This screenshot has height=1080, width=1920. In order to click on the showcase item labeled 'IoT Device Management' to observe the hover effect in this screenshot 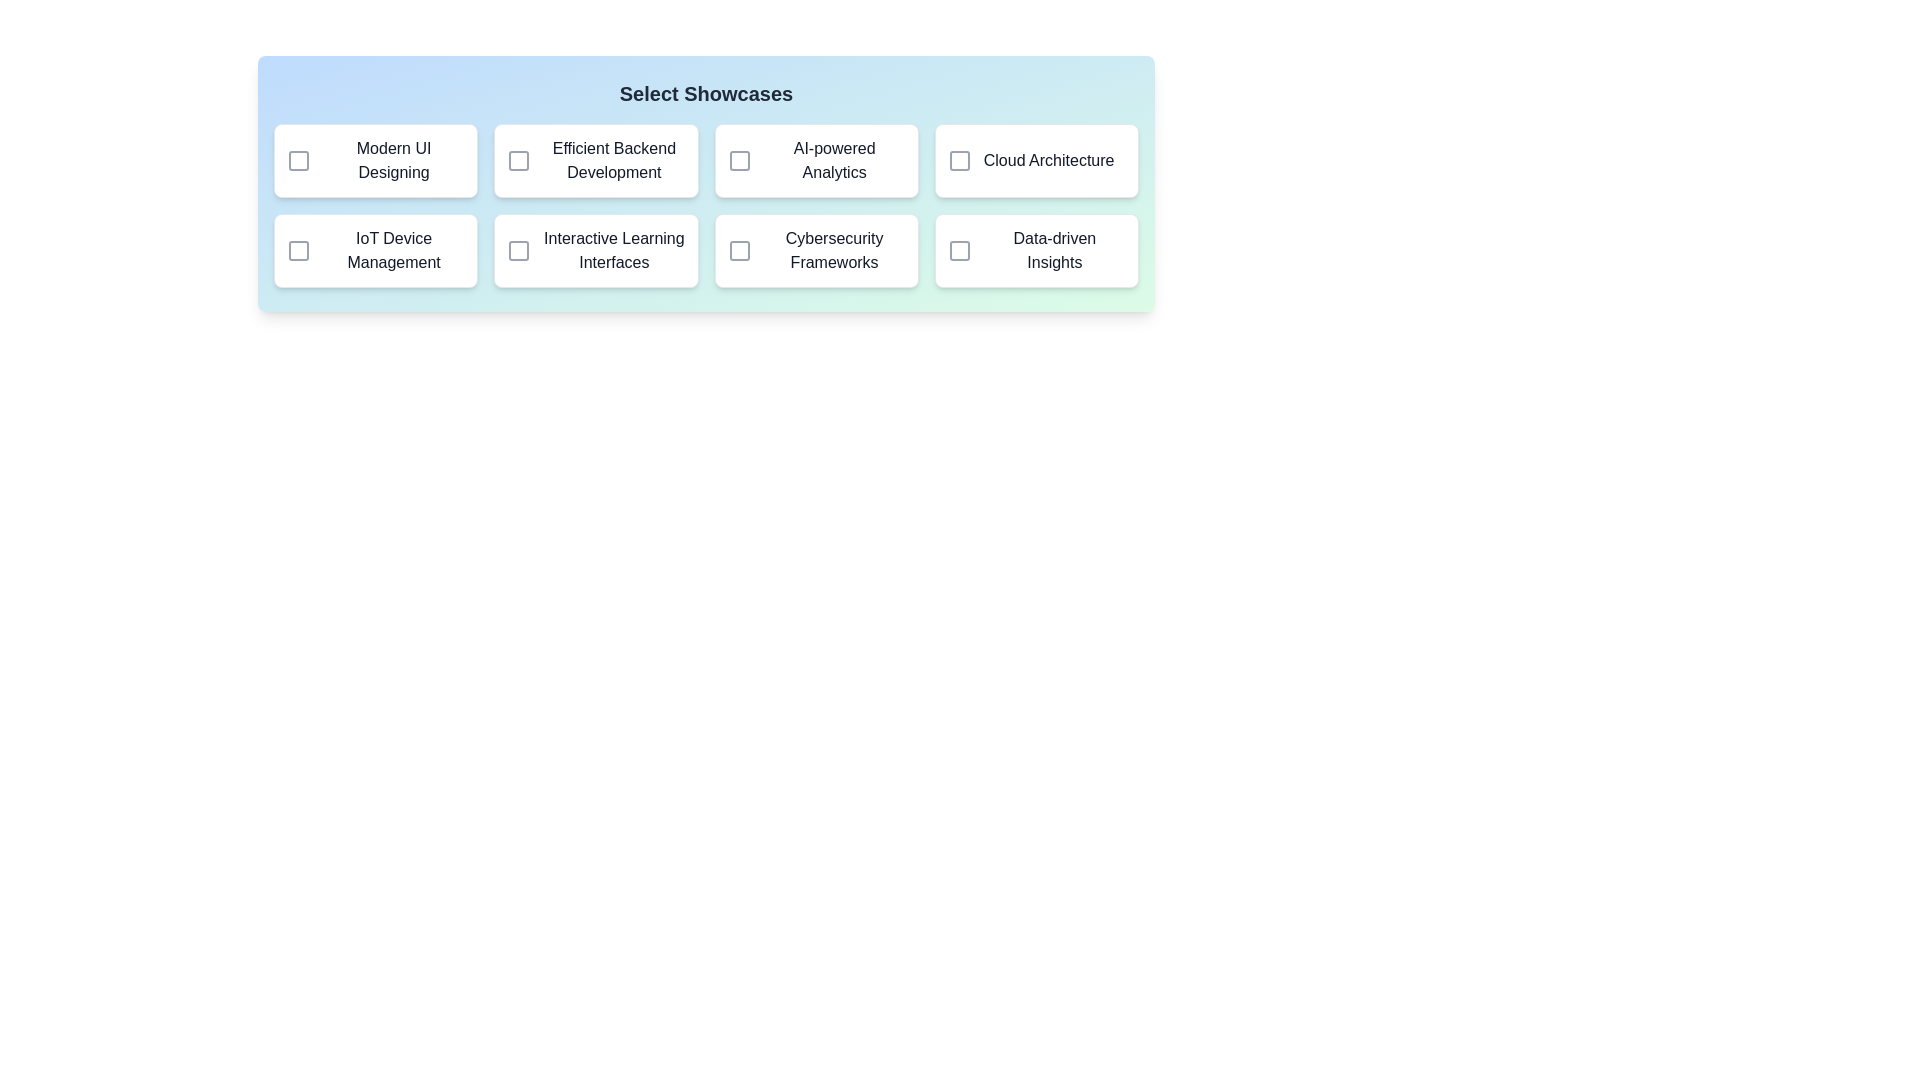, I will do `click(376, 249)`.